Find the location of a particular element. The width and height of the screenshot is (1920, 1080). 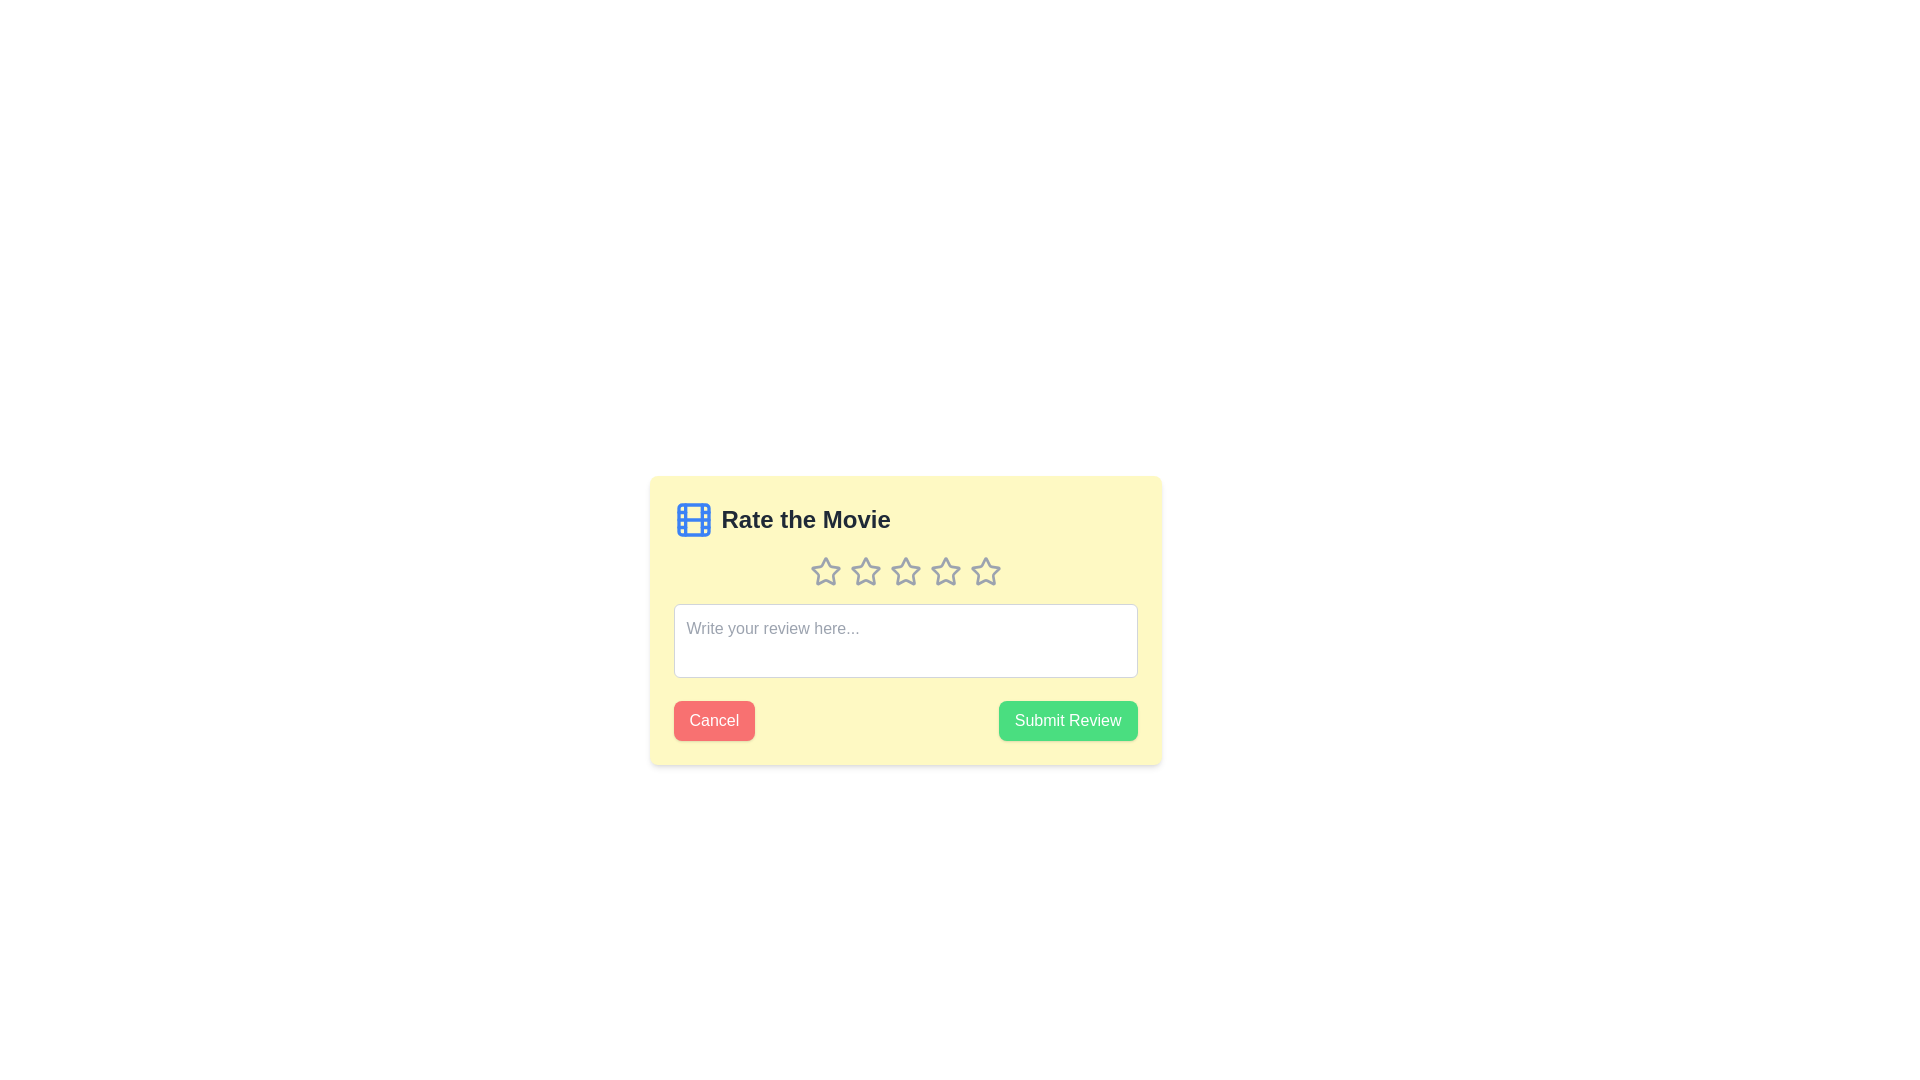

the first star button in the rating system is located at coordinates (825, 571).